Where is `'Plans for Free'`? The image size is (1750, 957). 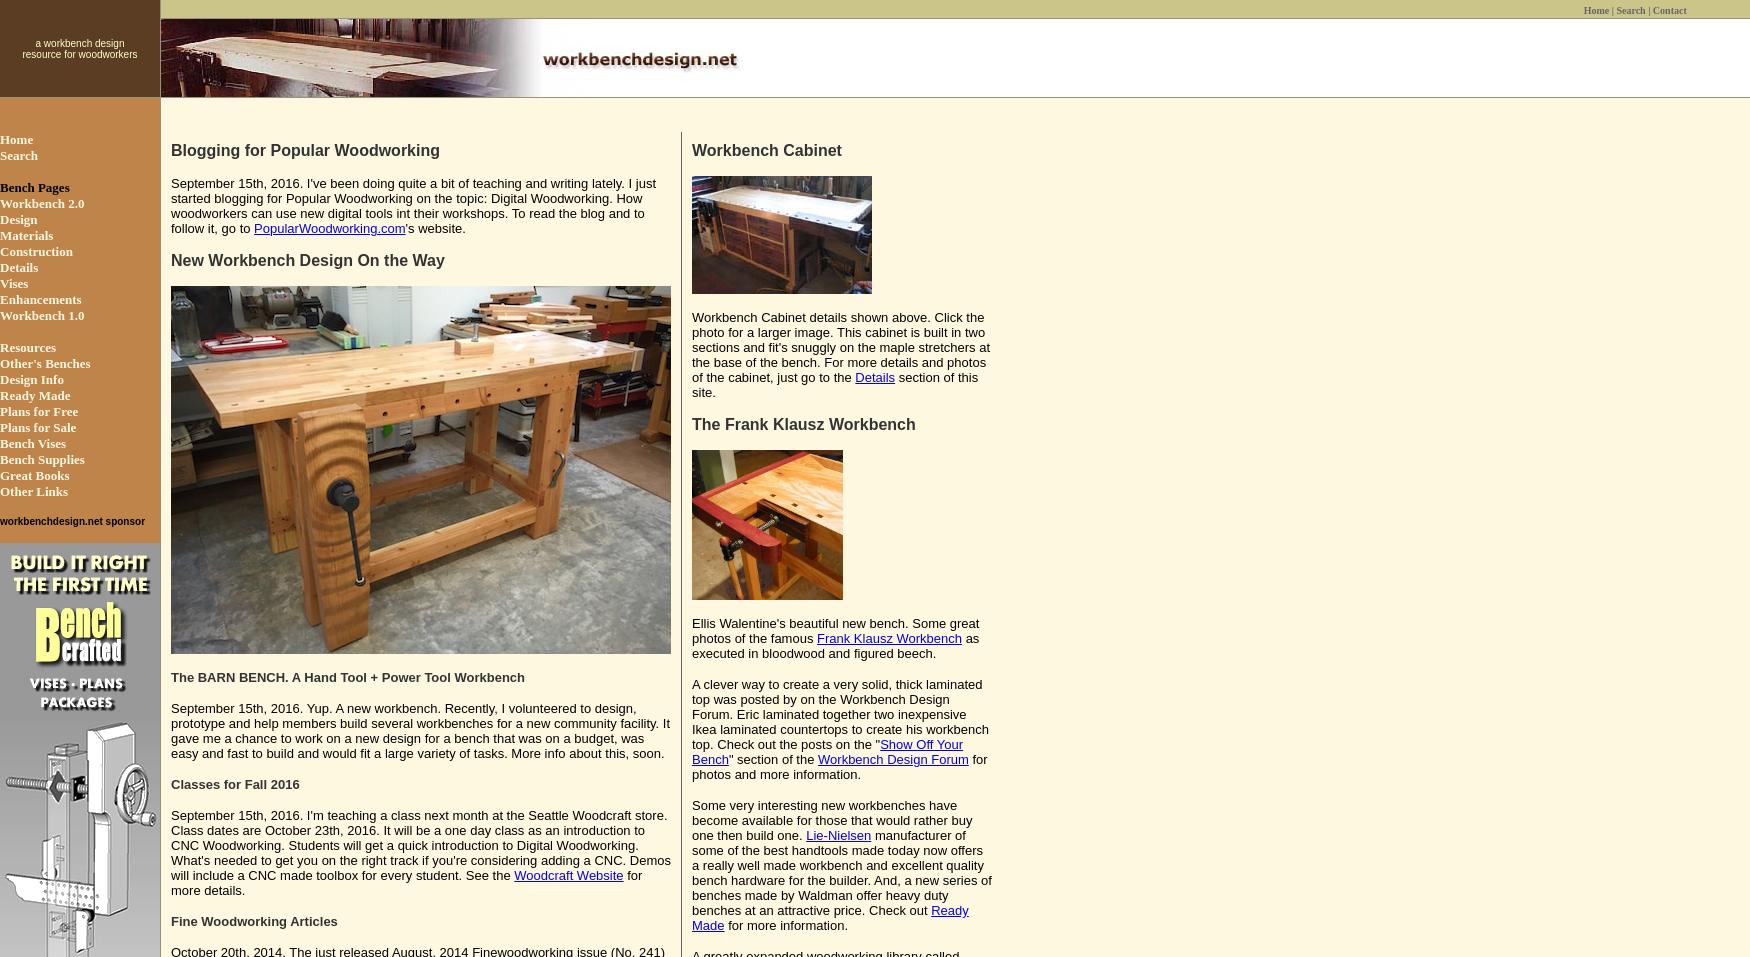
'Plans for Free' is located at coordinates (38, 410).